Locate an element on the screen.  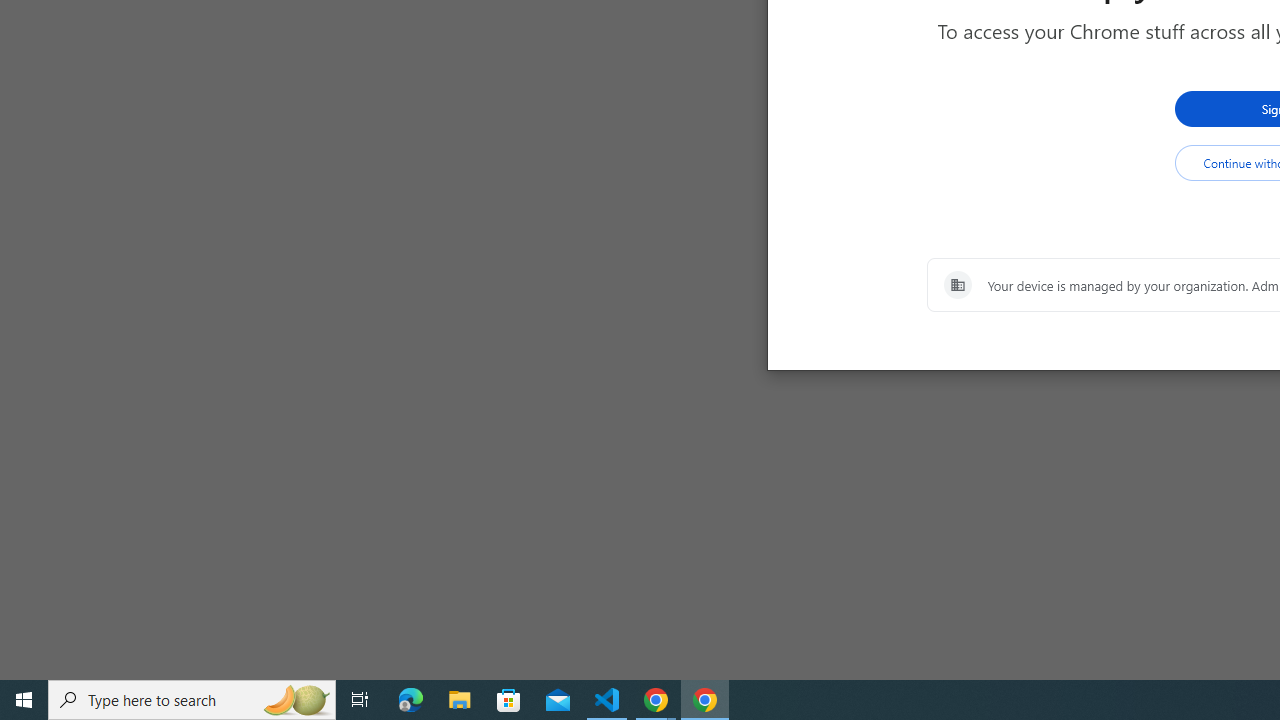
'Google Chrome - 2 running windows' is located at coordinates (656, 698).